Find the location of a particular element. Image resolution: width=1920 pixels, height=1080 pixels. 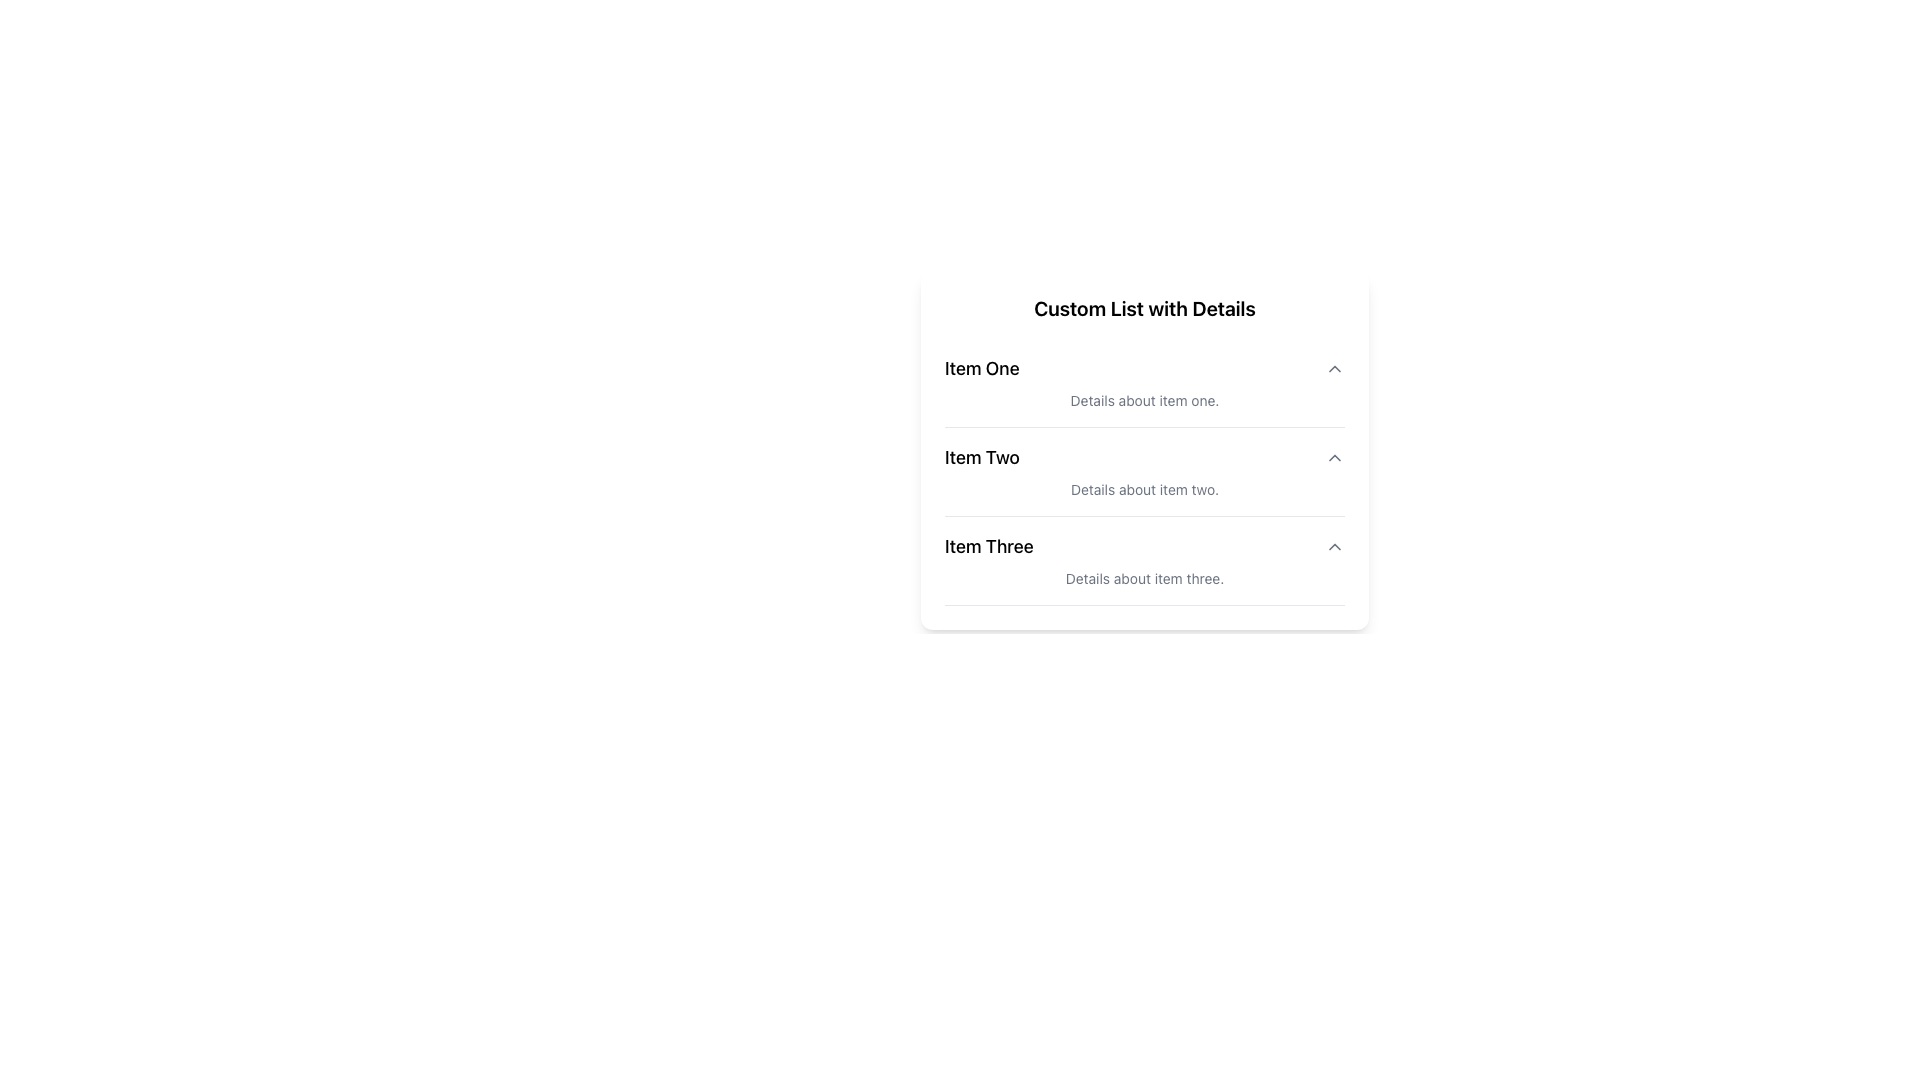

the second list item in the 'Custom List with Details' is located at coordinates (1145, 450).